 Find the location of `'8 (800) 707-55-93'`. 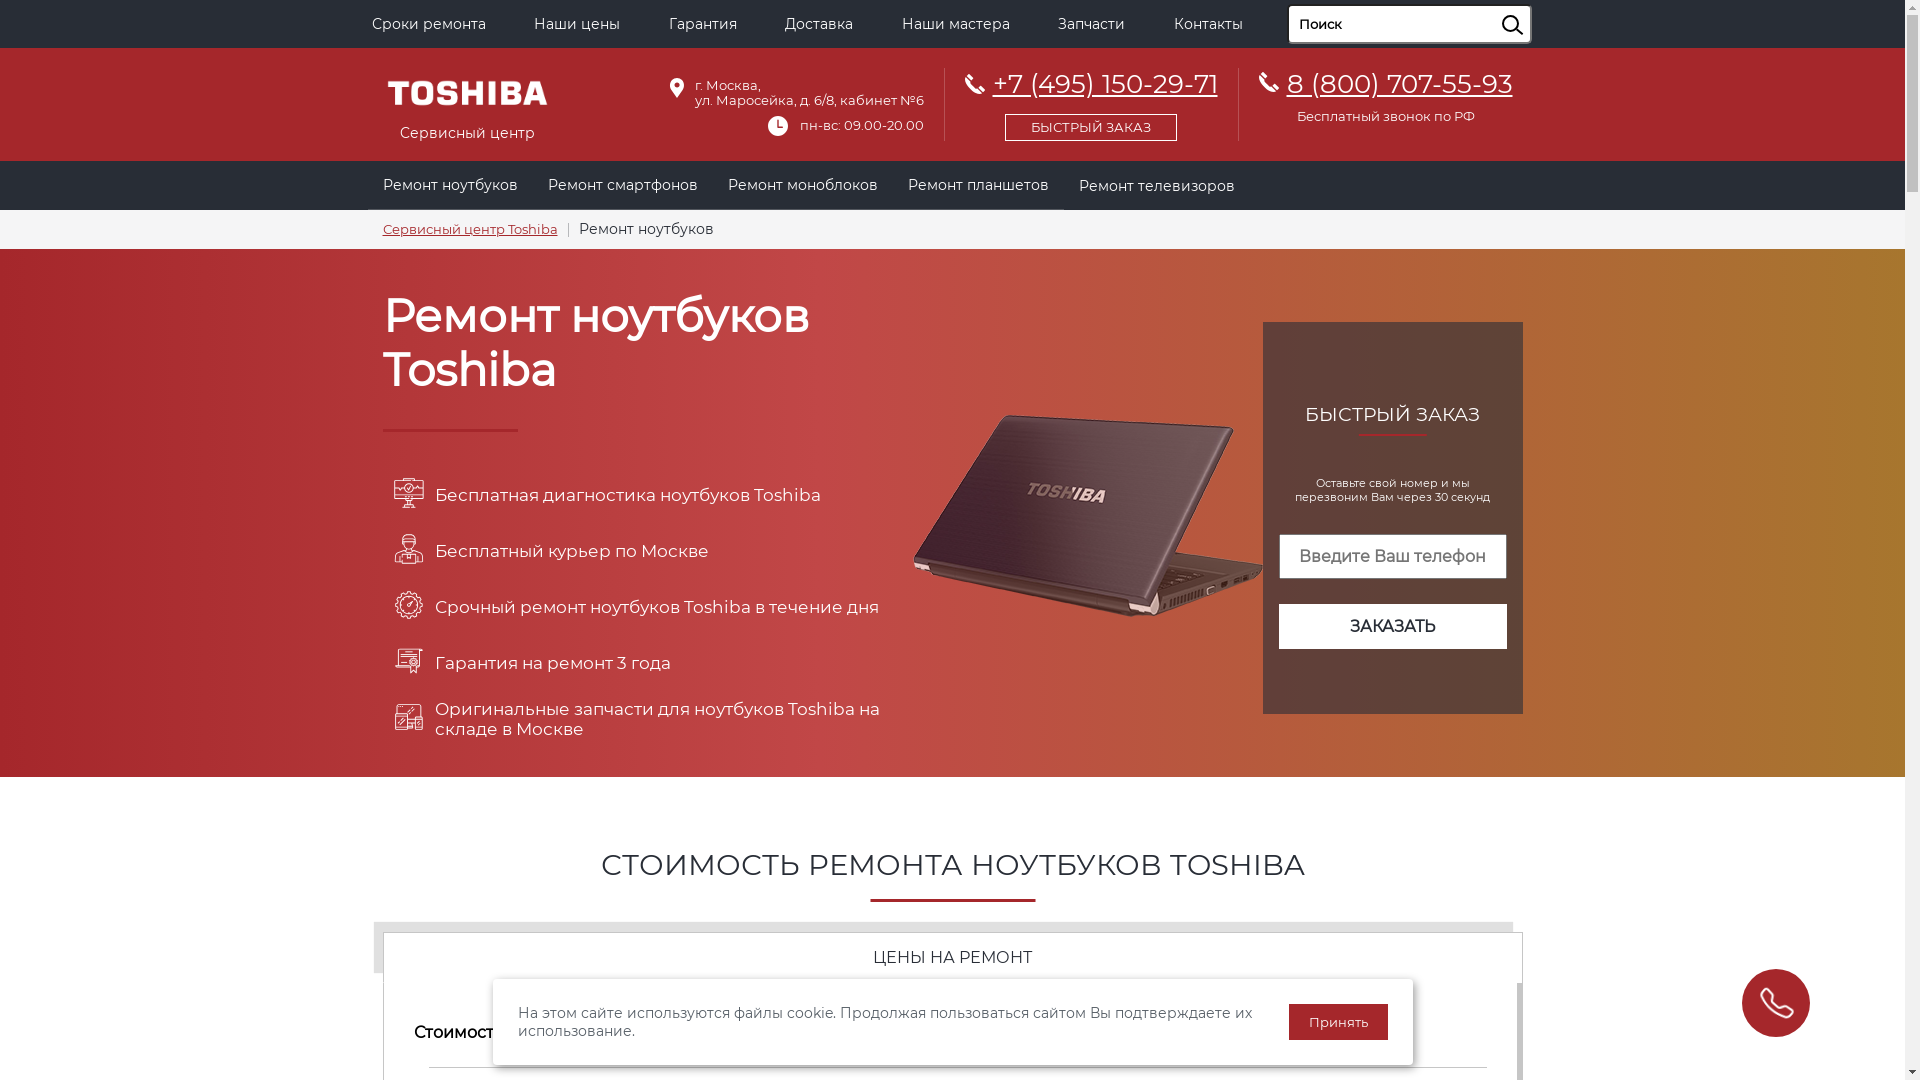

'8 (800) 707-55-93' is located at coordinates (1286, 82).